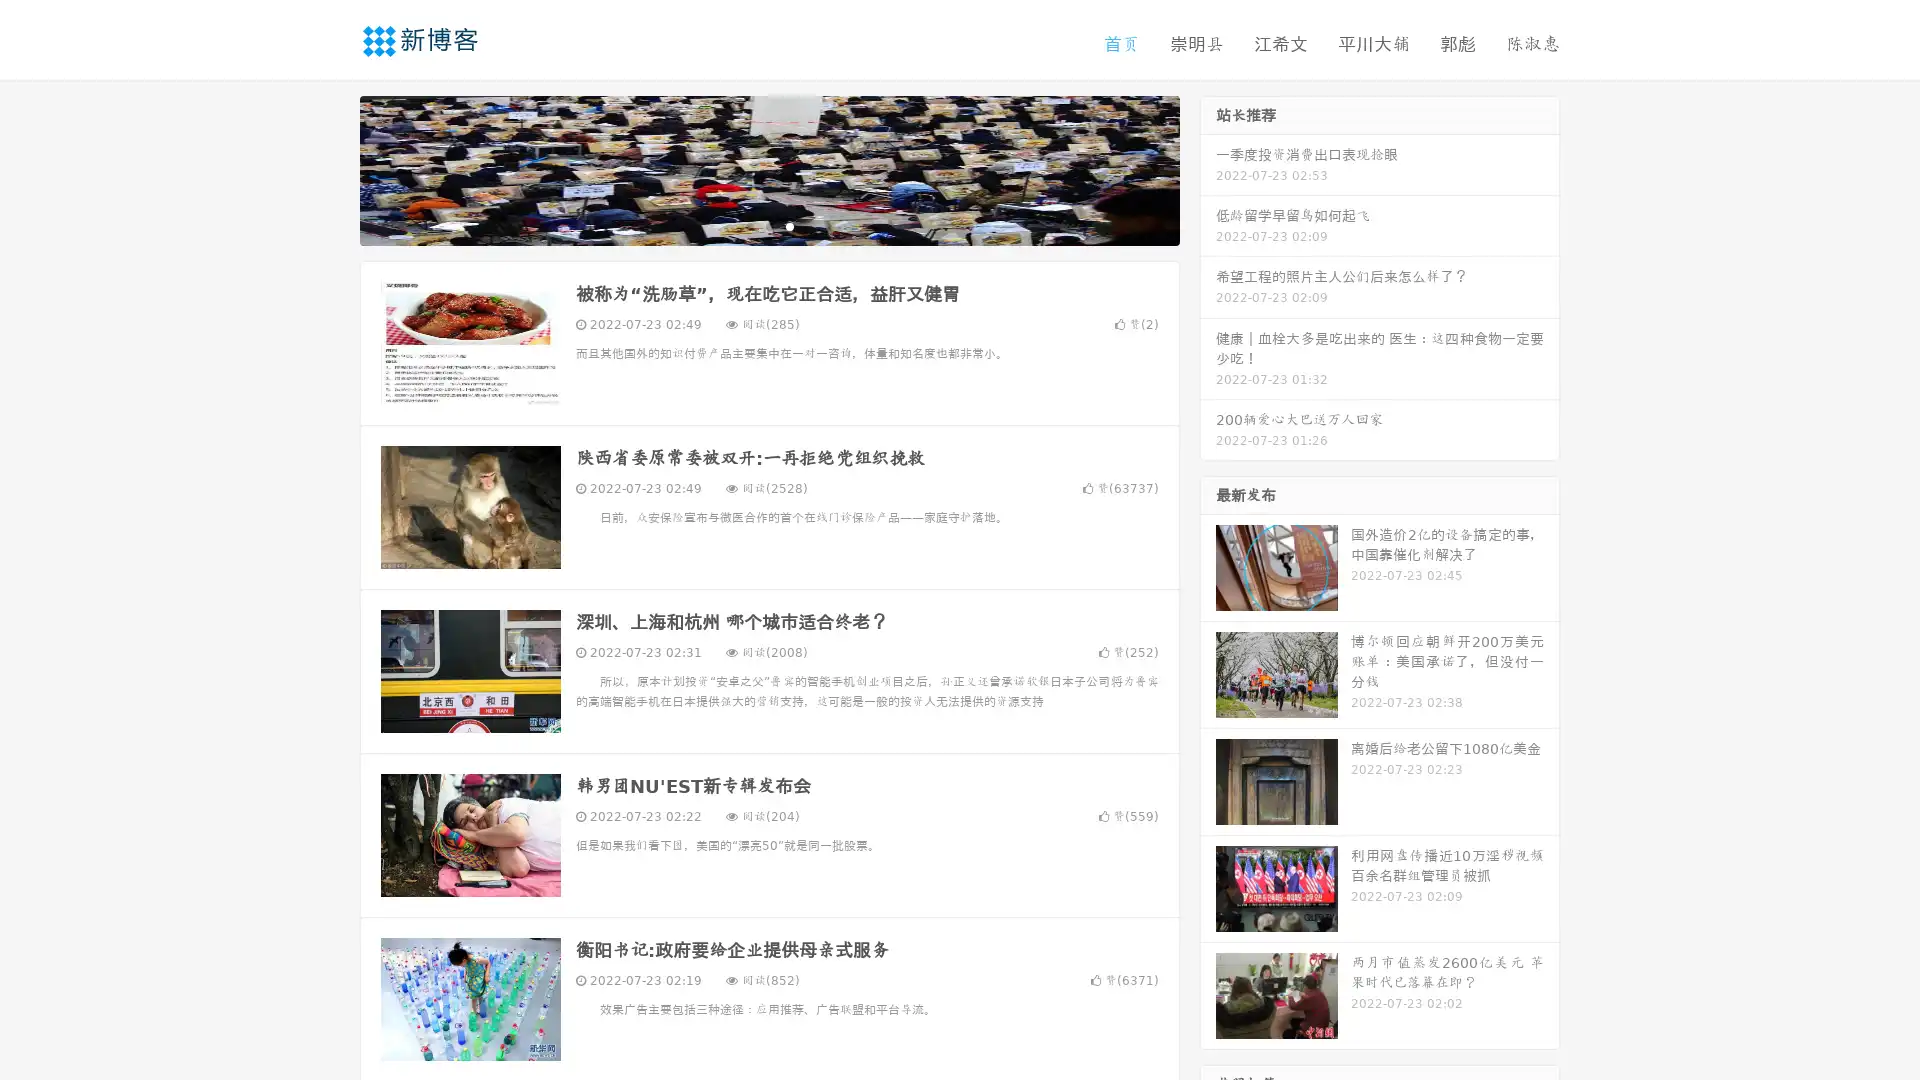  I want to click on Go to slide 1, so click(748, 225).